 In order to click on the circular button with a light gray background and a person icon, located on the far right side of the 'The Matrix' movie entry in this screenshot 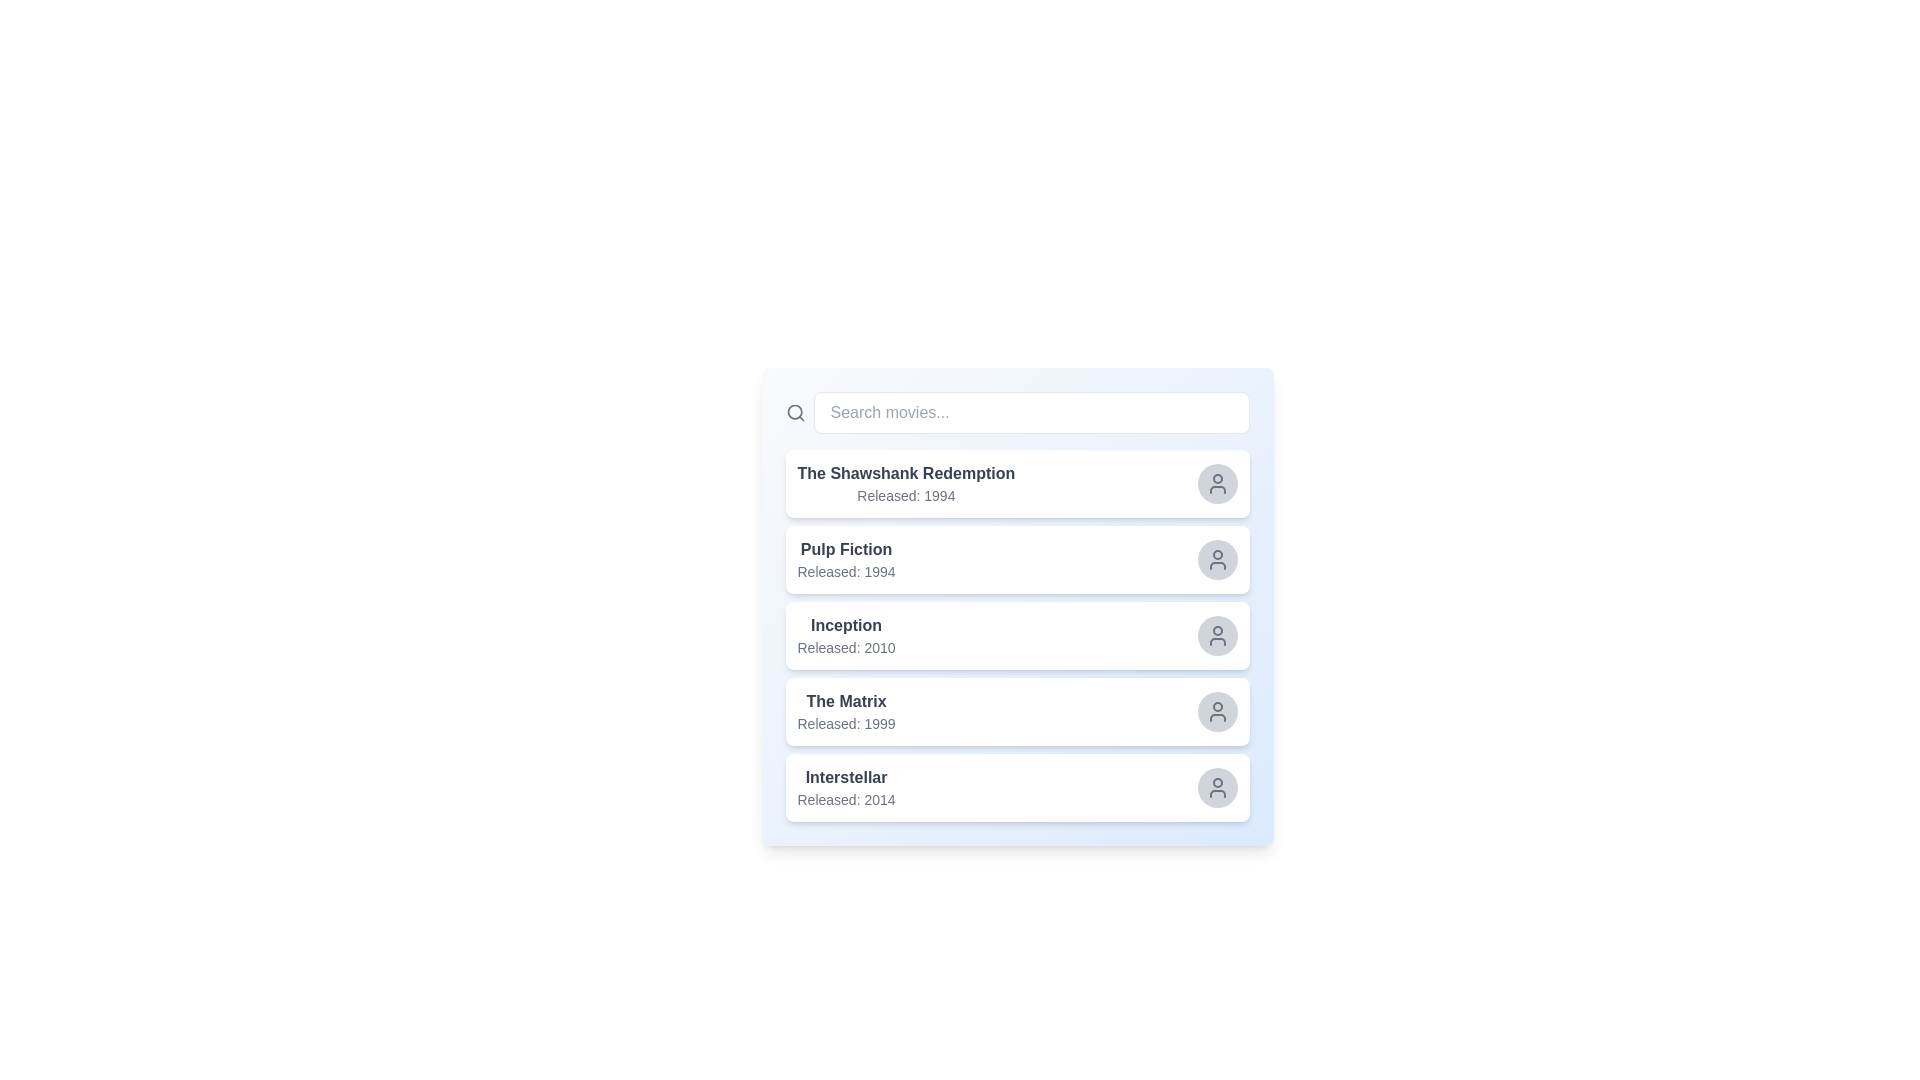, I will do `click(1216, 711)`.